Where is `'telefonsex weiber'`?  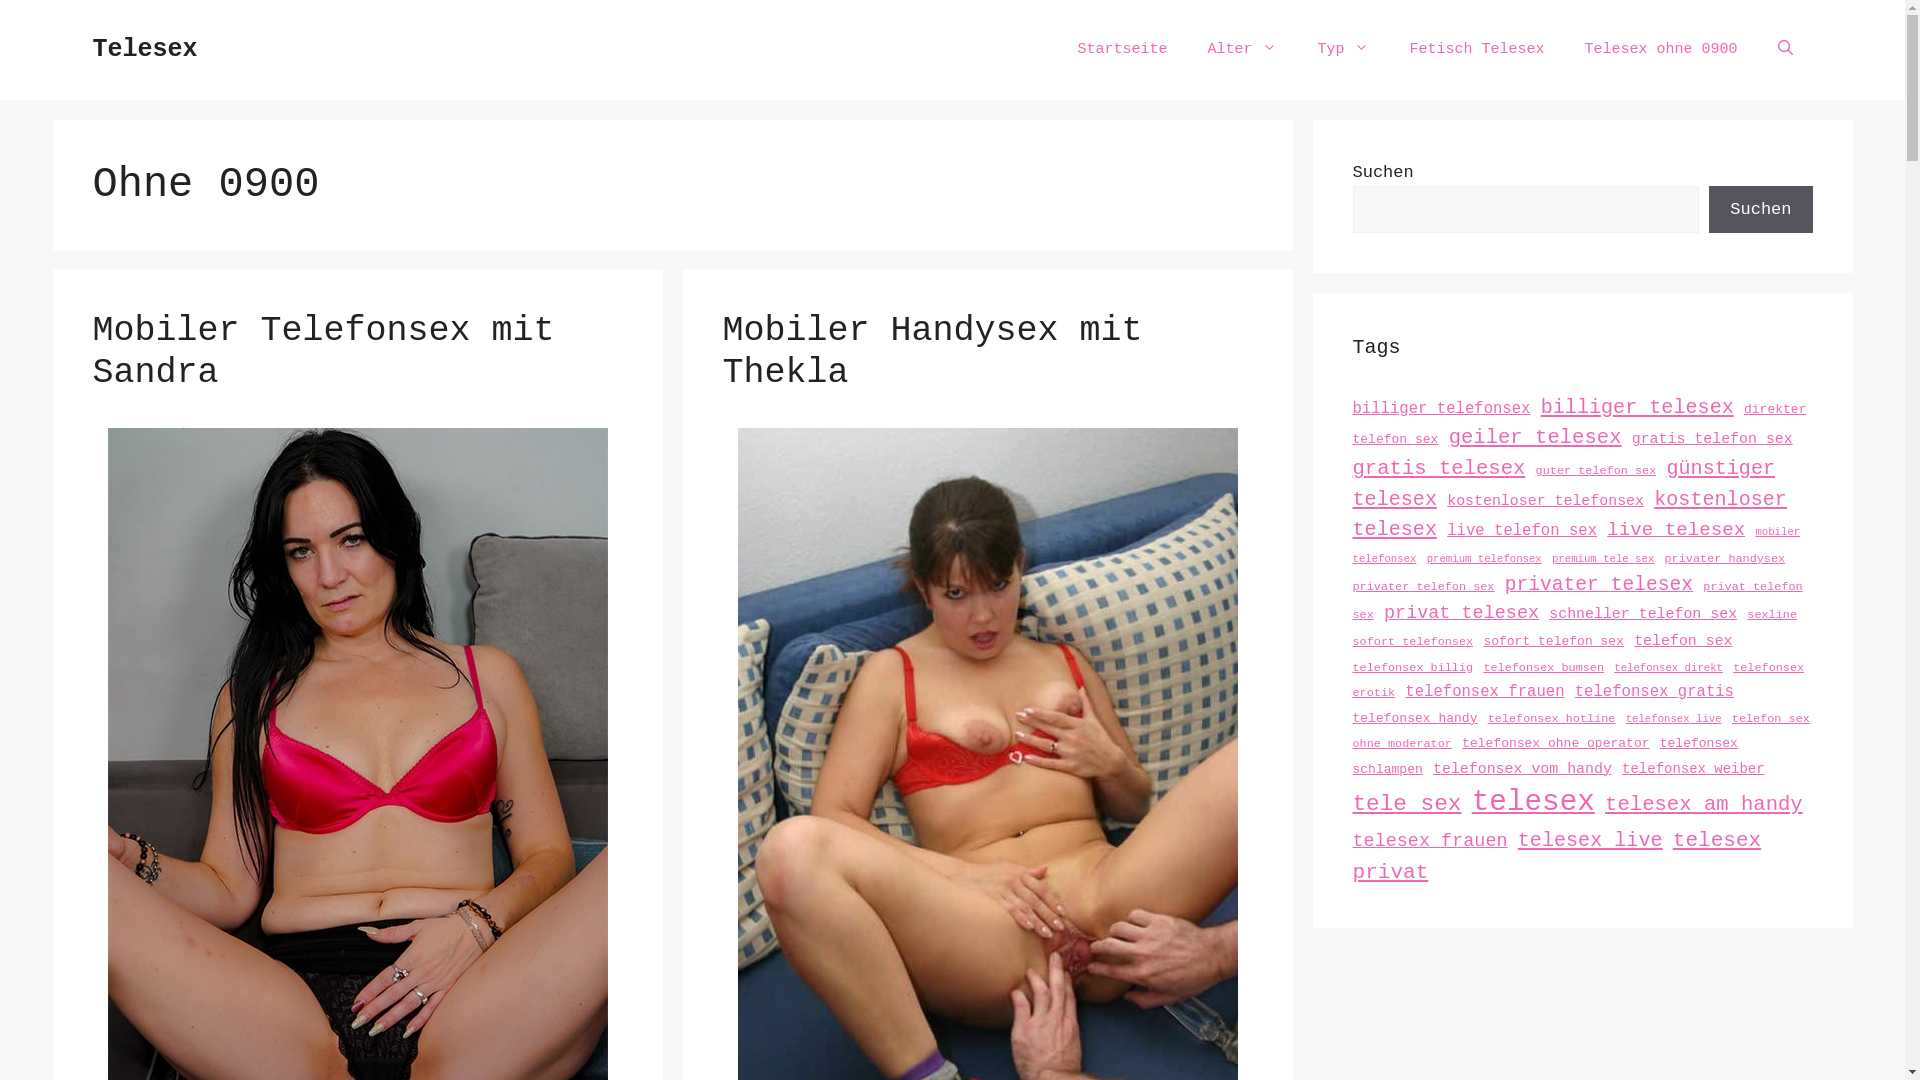
'telefonsex weiber' is located at coordinates (1692, 766).